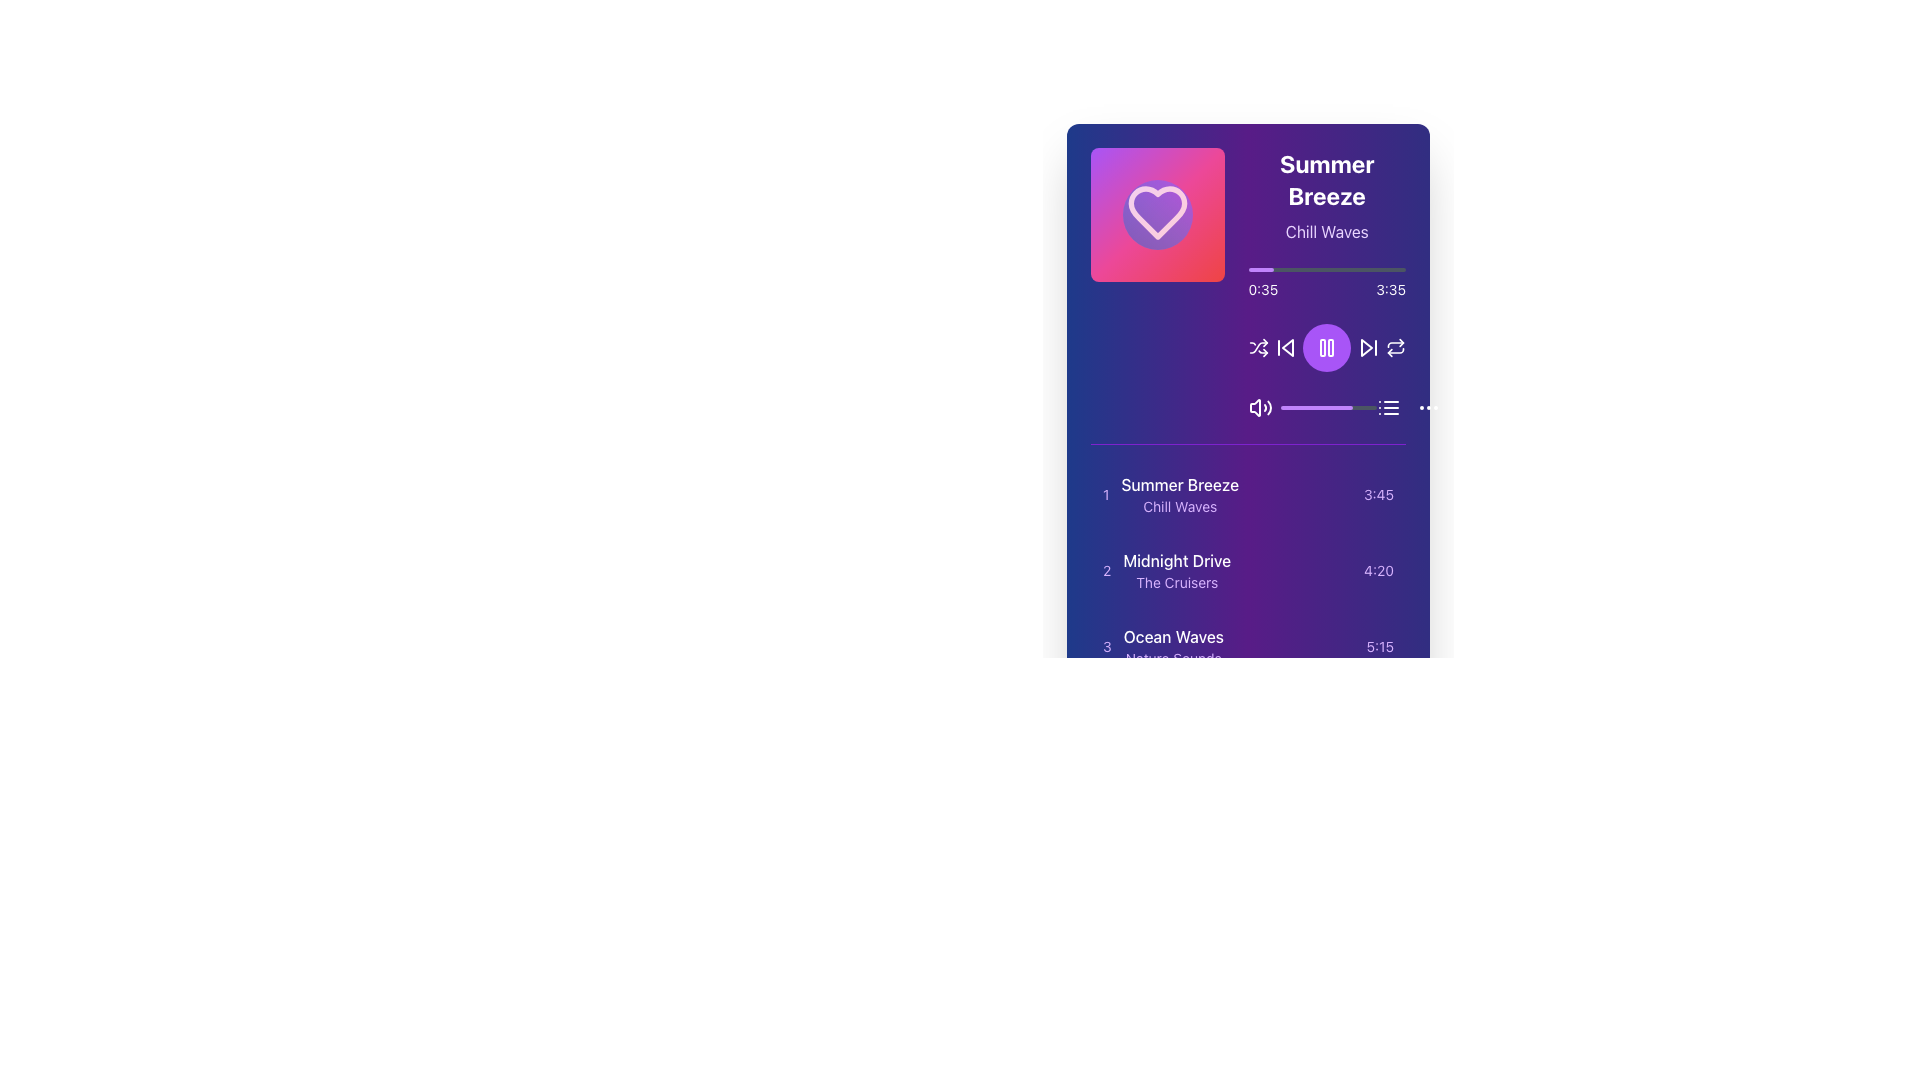 The height and width of the screenshot is (1080, 1920). Describe the element at coordinates (1157, 212) in the screenshot. I see `the heart-shaped graphic icon with a bold purple color scheme` at that location.